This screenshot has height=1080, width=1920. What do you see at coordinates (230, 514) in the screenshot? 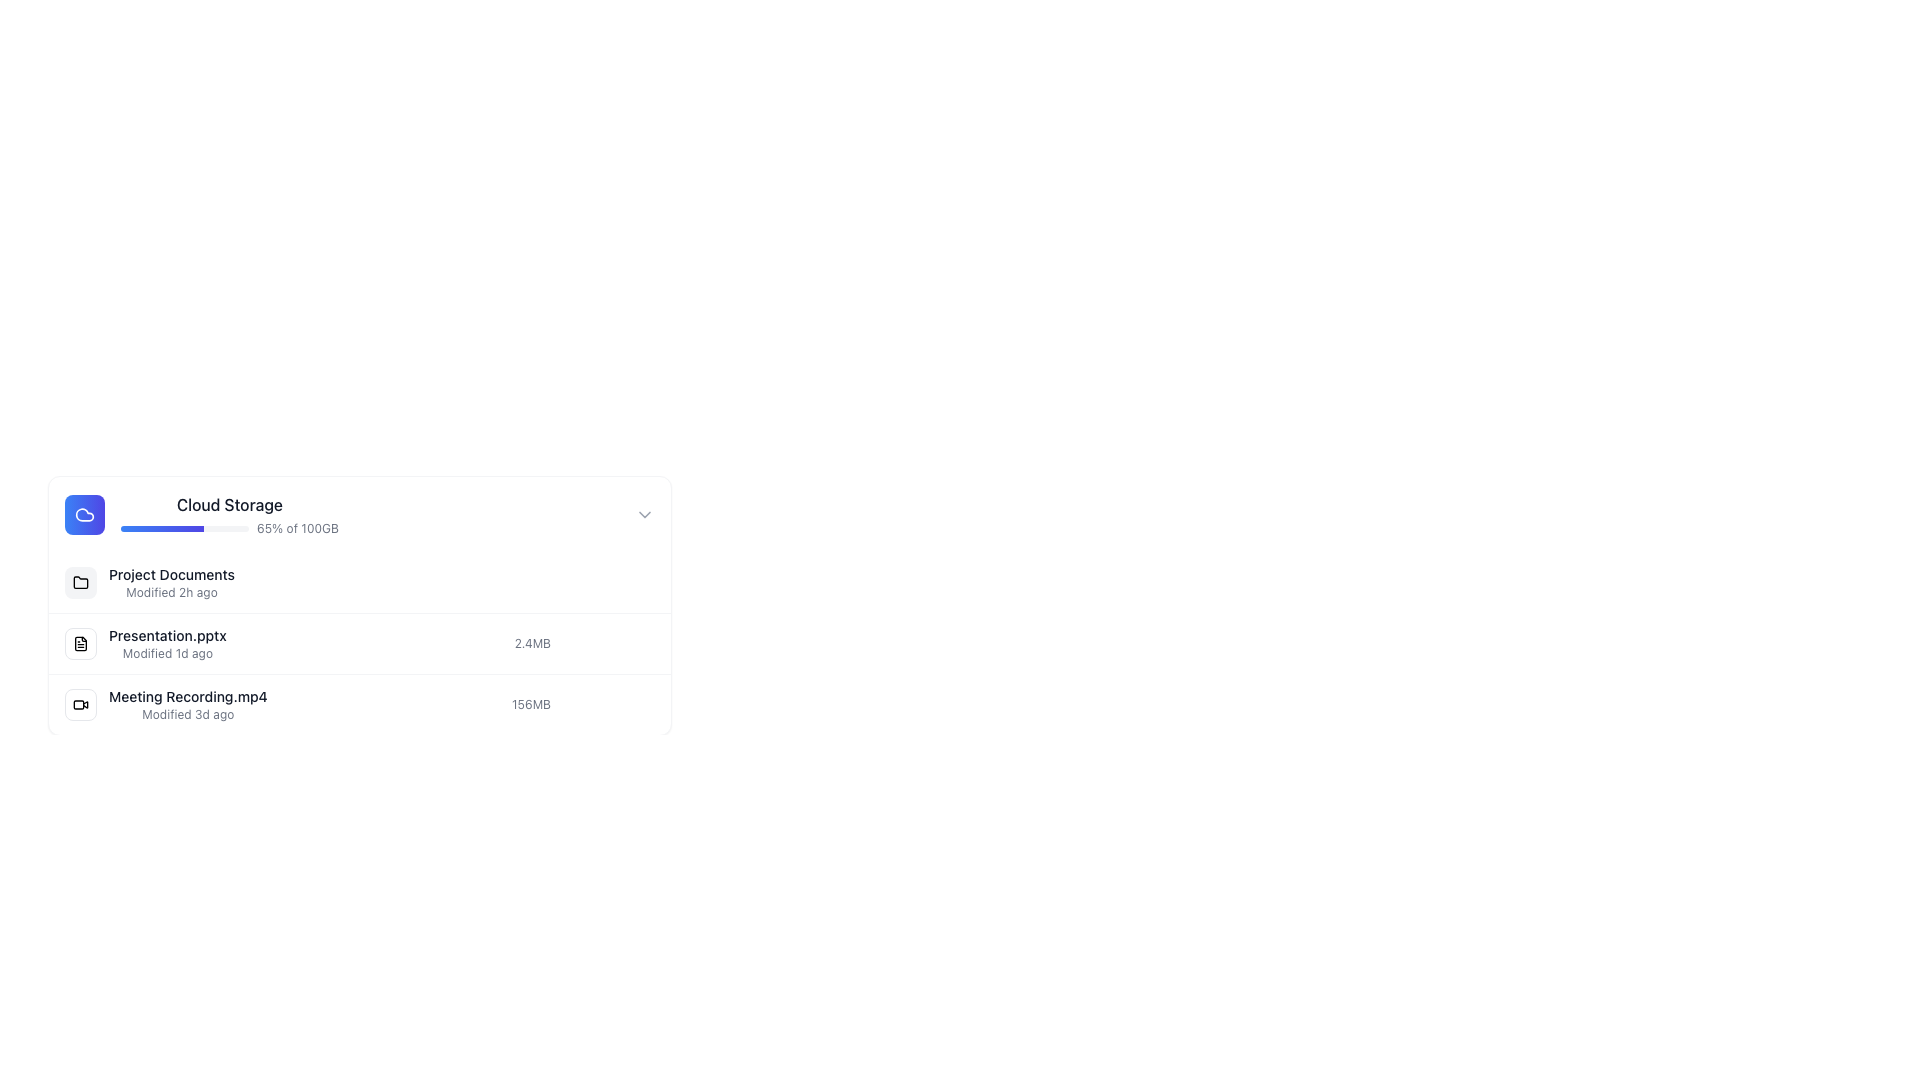
I see `the Progress Bar with Label and Description that indicates cloud storage usage, located in the first row of the list-like structure, adjacent to the cloud icon` at bounding box center [230, 514].